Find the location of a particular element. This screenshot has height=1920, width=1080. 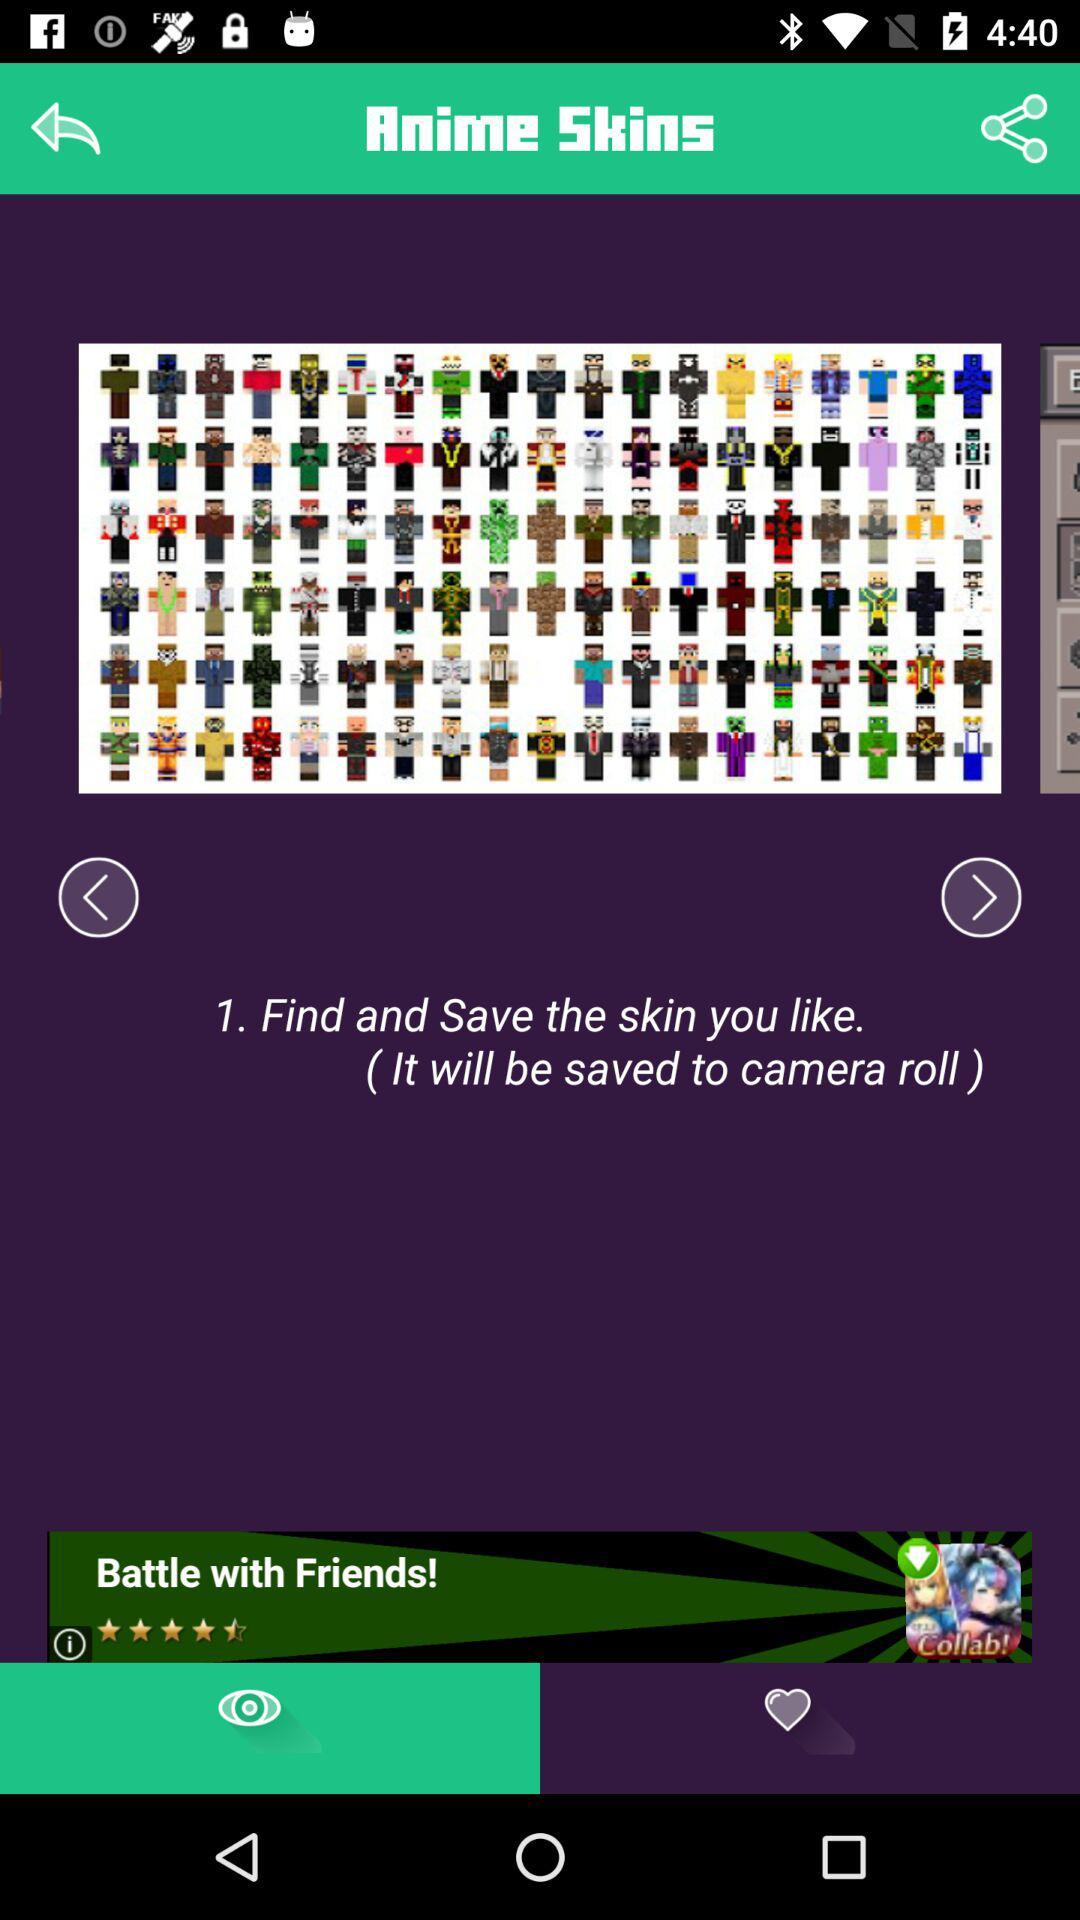

the arrow_forward icon is located at coordinates (980, 896).